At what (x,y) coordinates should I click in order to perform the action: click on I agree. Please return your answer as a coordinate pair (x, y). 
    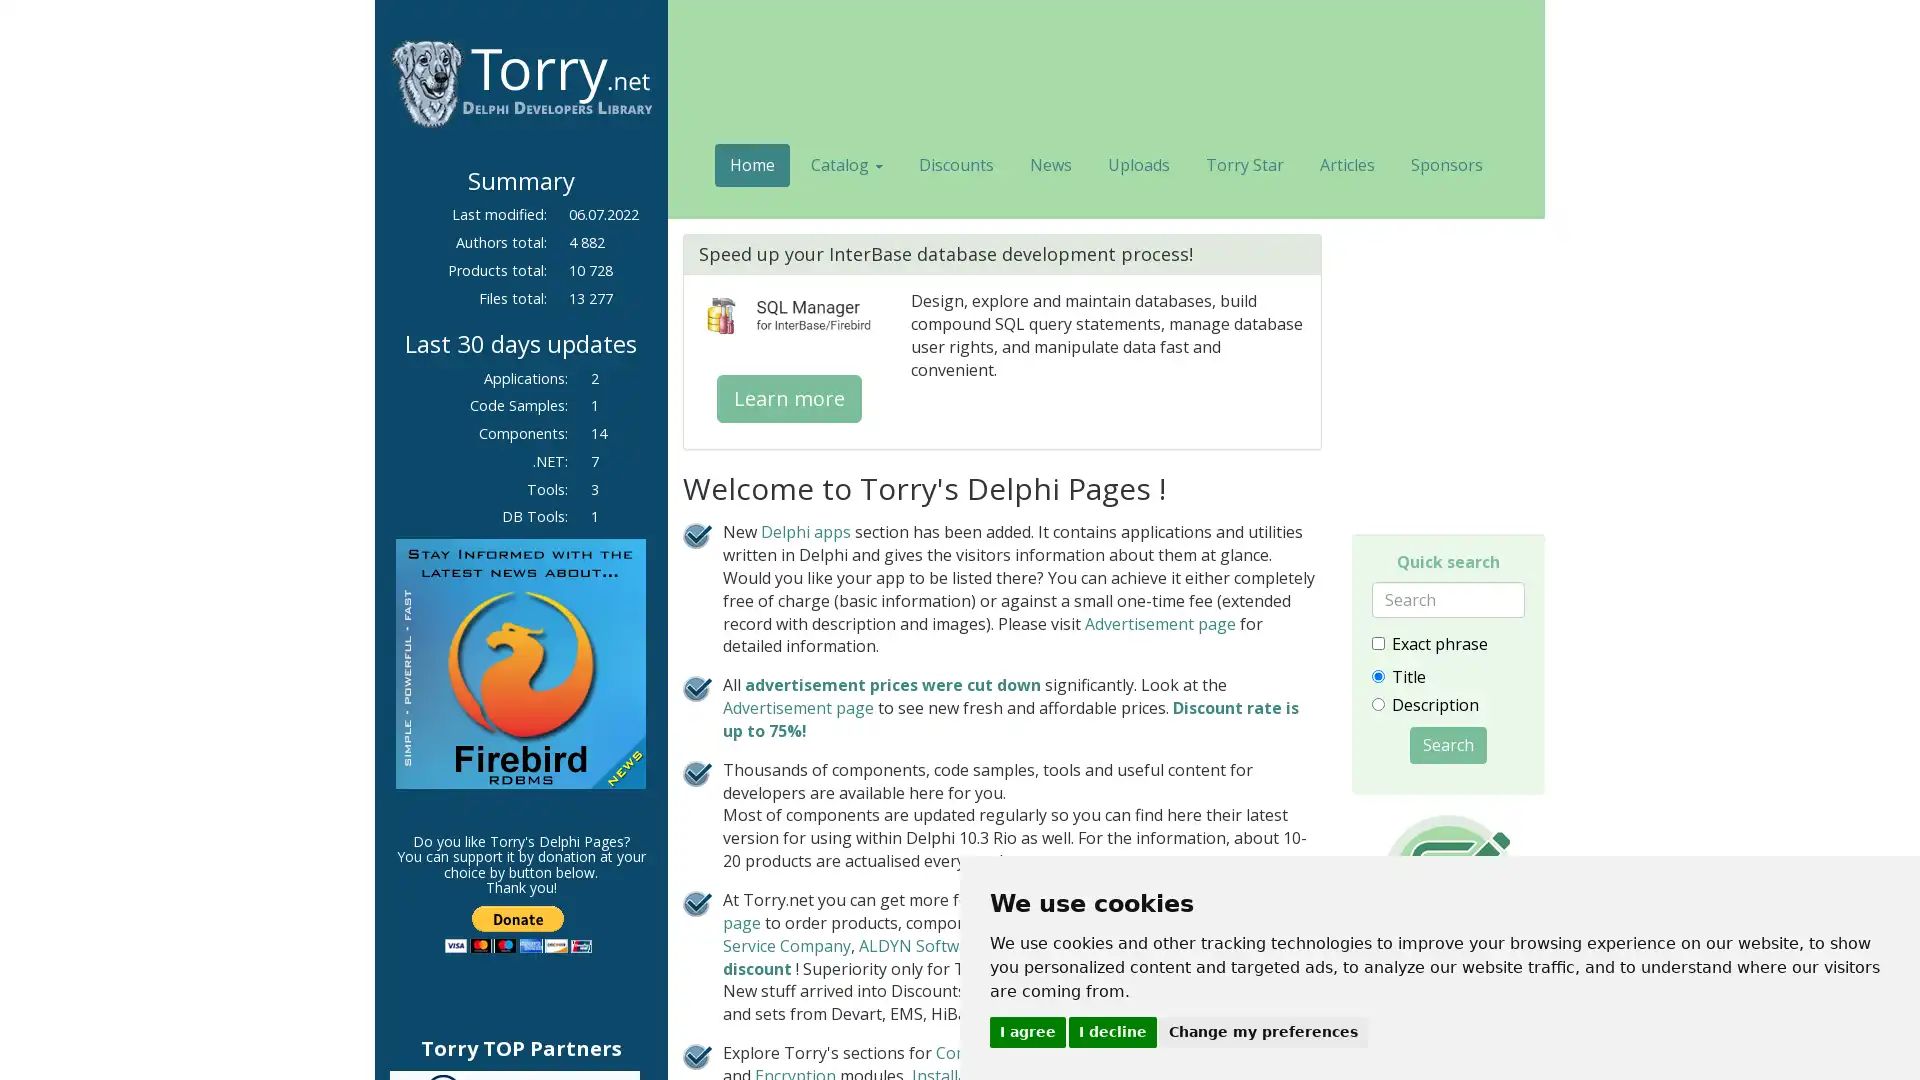
    Looking at the image, I should click on (1027, 1031).